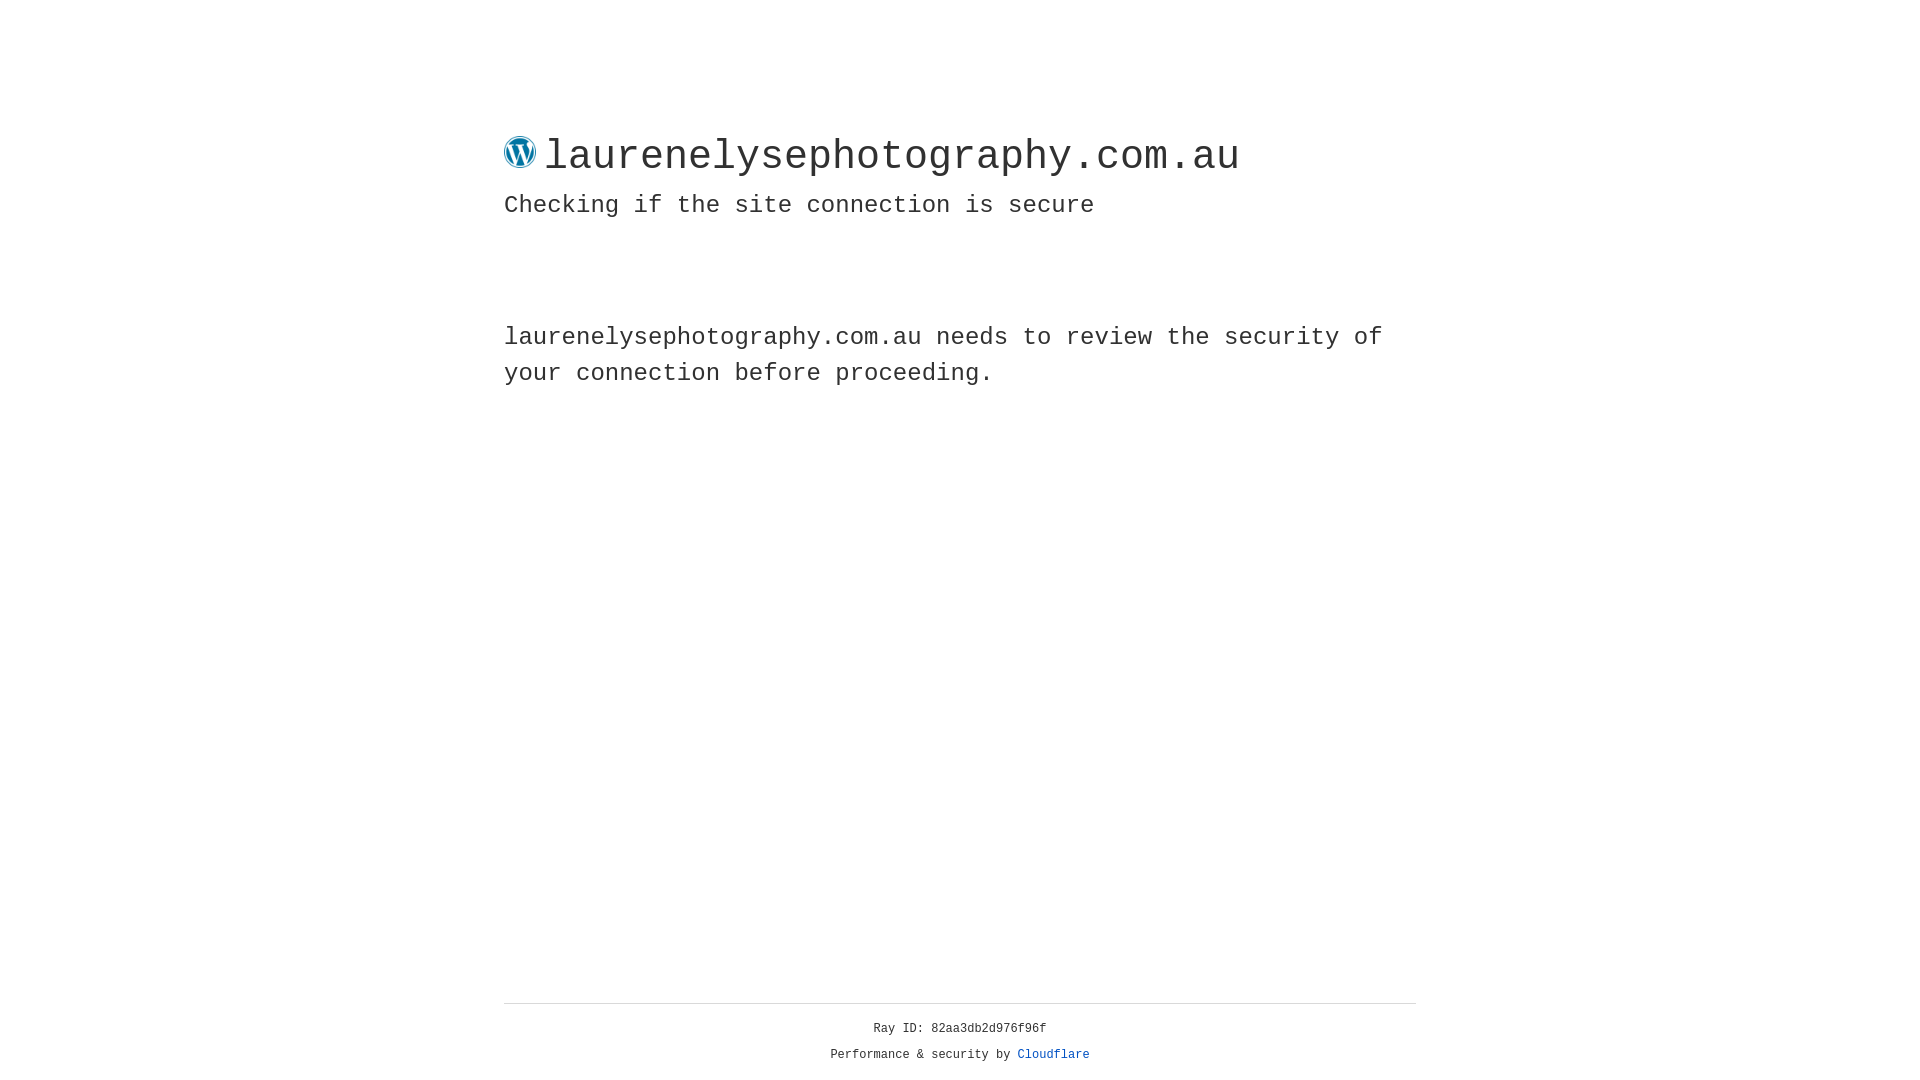 The height and width of the screenshot is (1080, 1920). What do you see at coordinates (1053, 1054) in the screenshot?
I see `'Cloudflare'` at bounding box center [1053, 1054].